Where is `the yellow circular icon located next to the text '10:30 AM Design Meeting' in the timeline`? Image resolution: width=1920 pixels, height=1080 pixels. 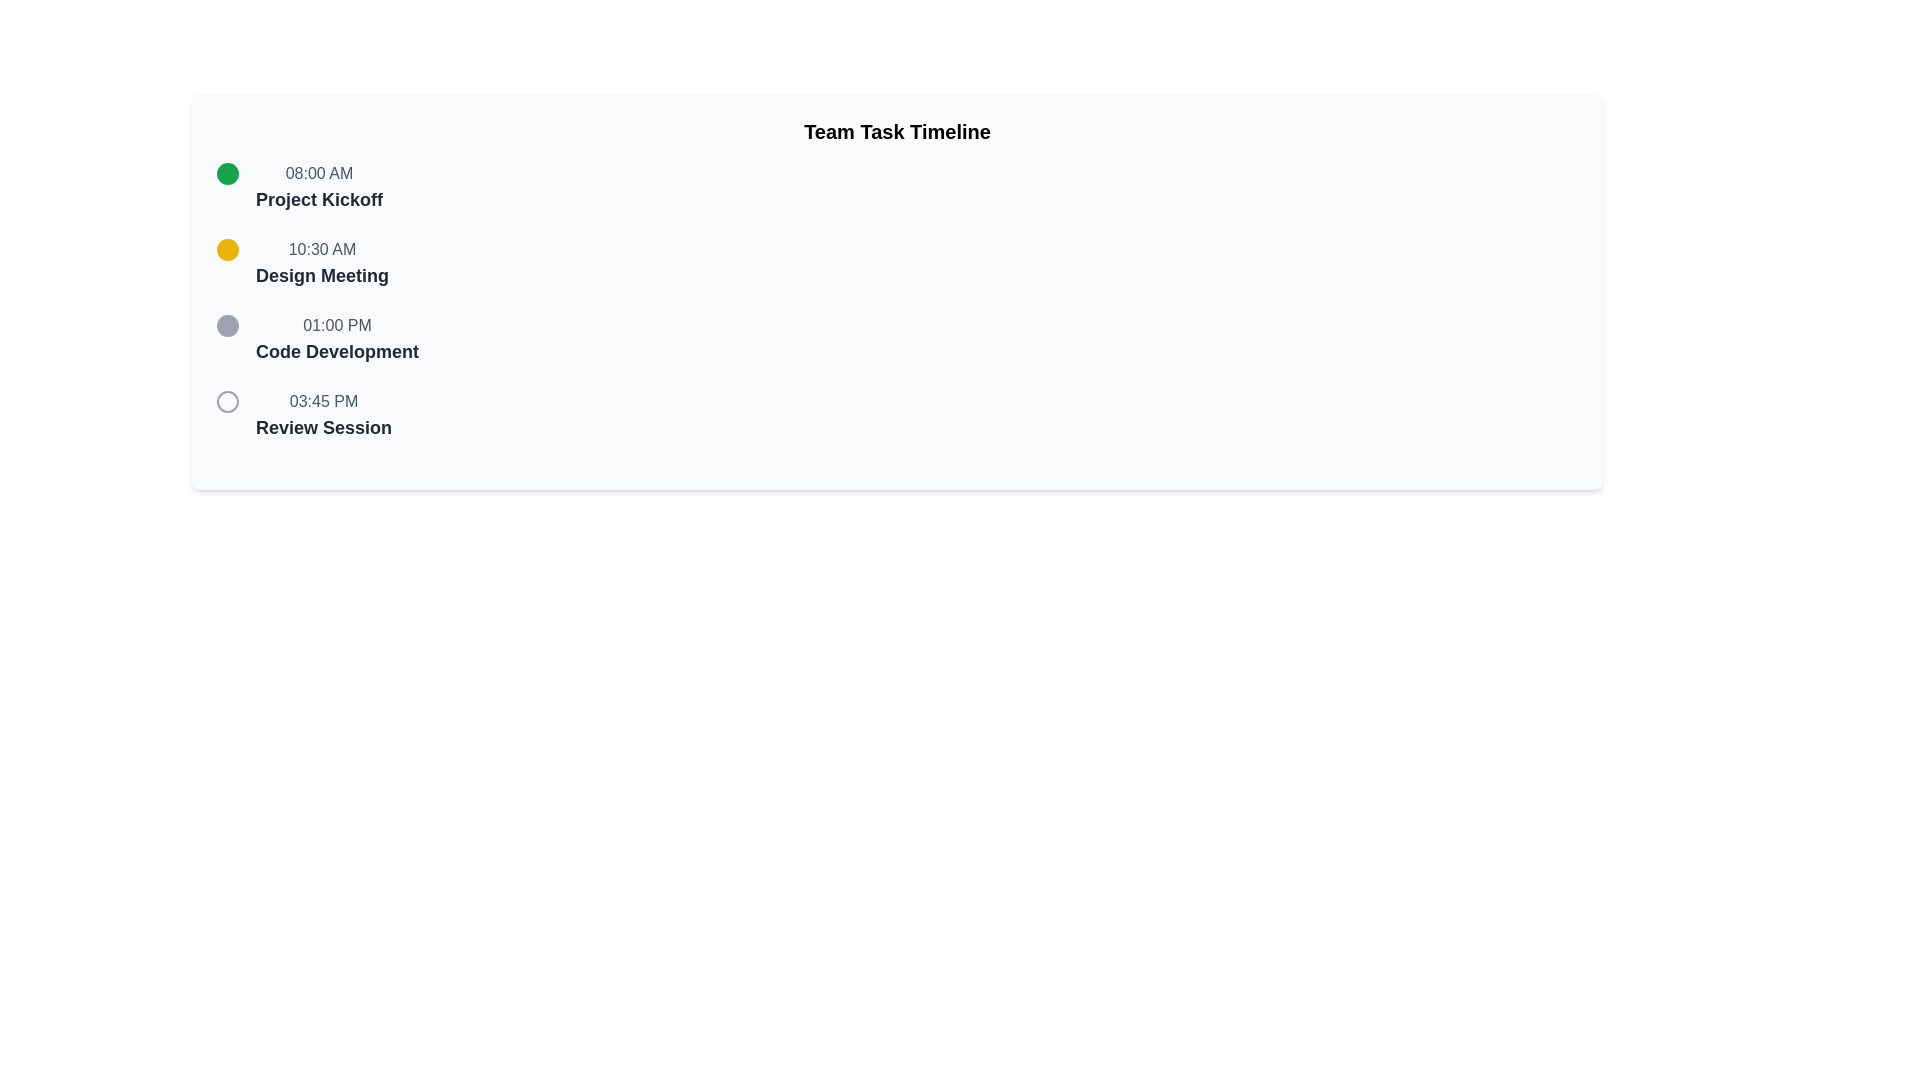
the yellow circular icon located next to the text '10:30 AM Design Meeting' in the timeline is located at coordinates (227, 249).